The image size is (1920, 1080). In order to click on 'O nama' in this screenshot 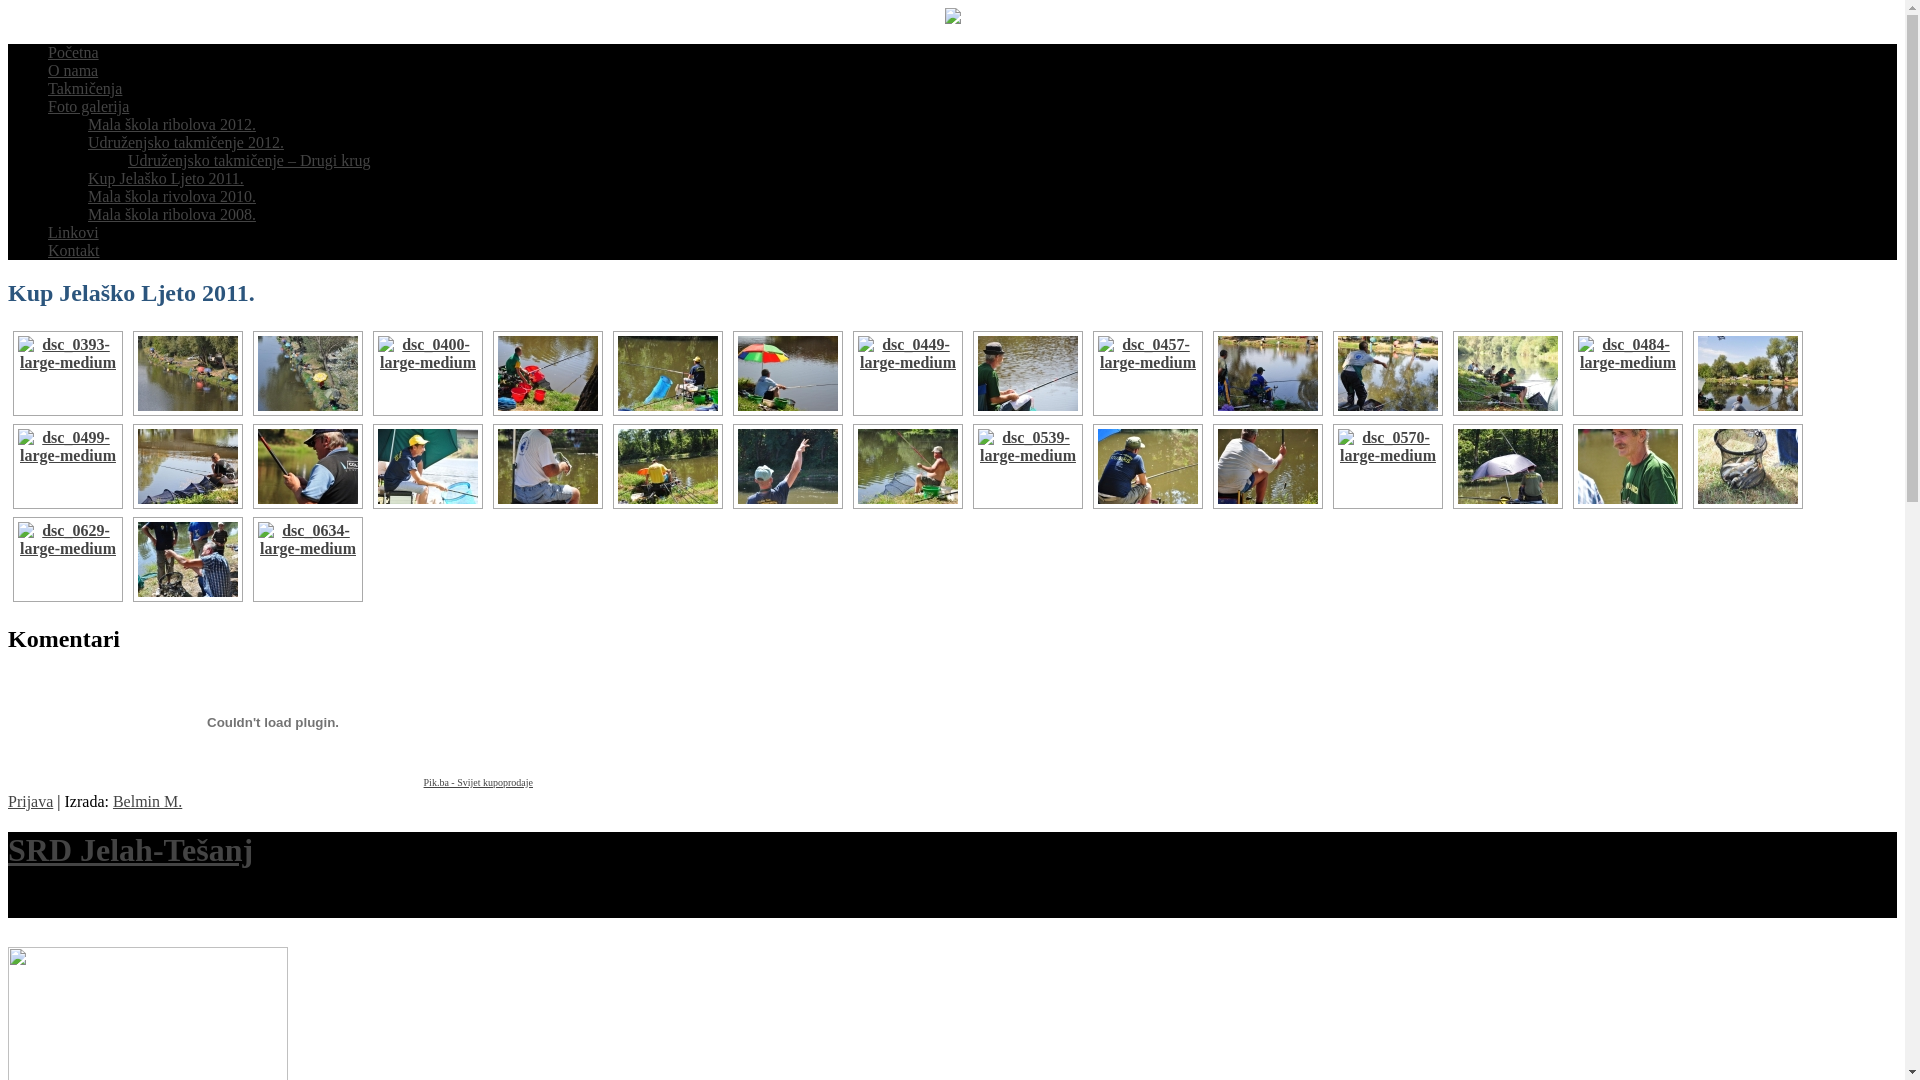, I will do `click(72, 69)`.